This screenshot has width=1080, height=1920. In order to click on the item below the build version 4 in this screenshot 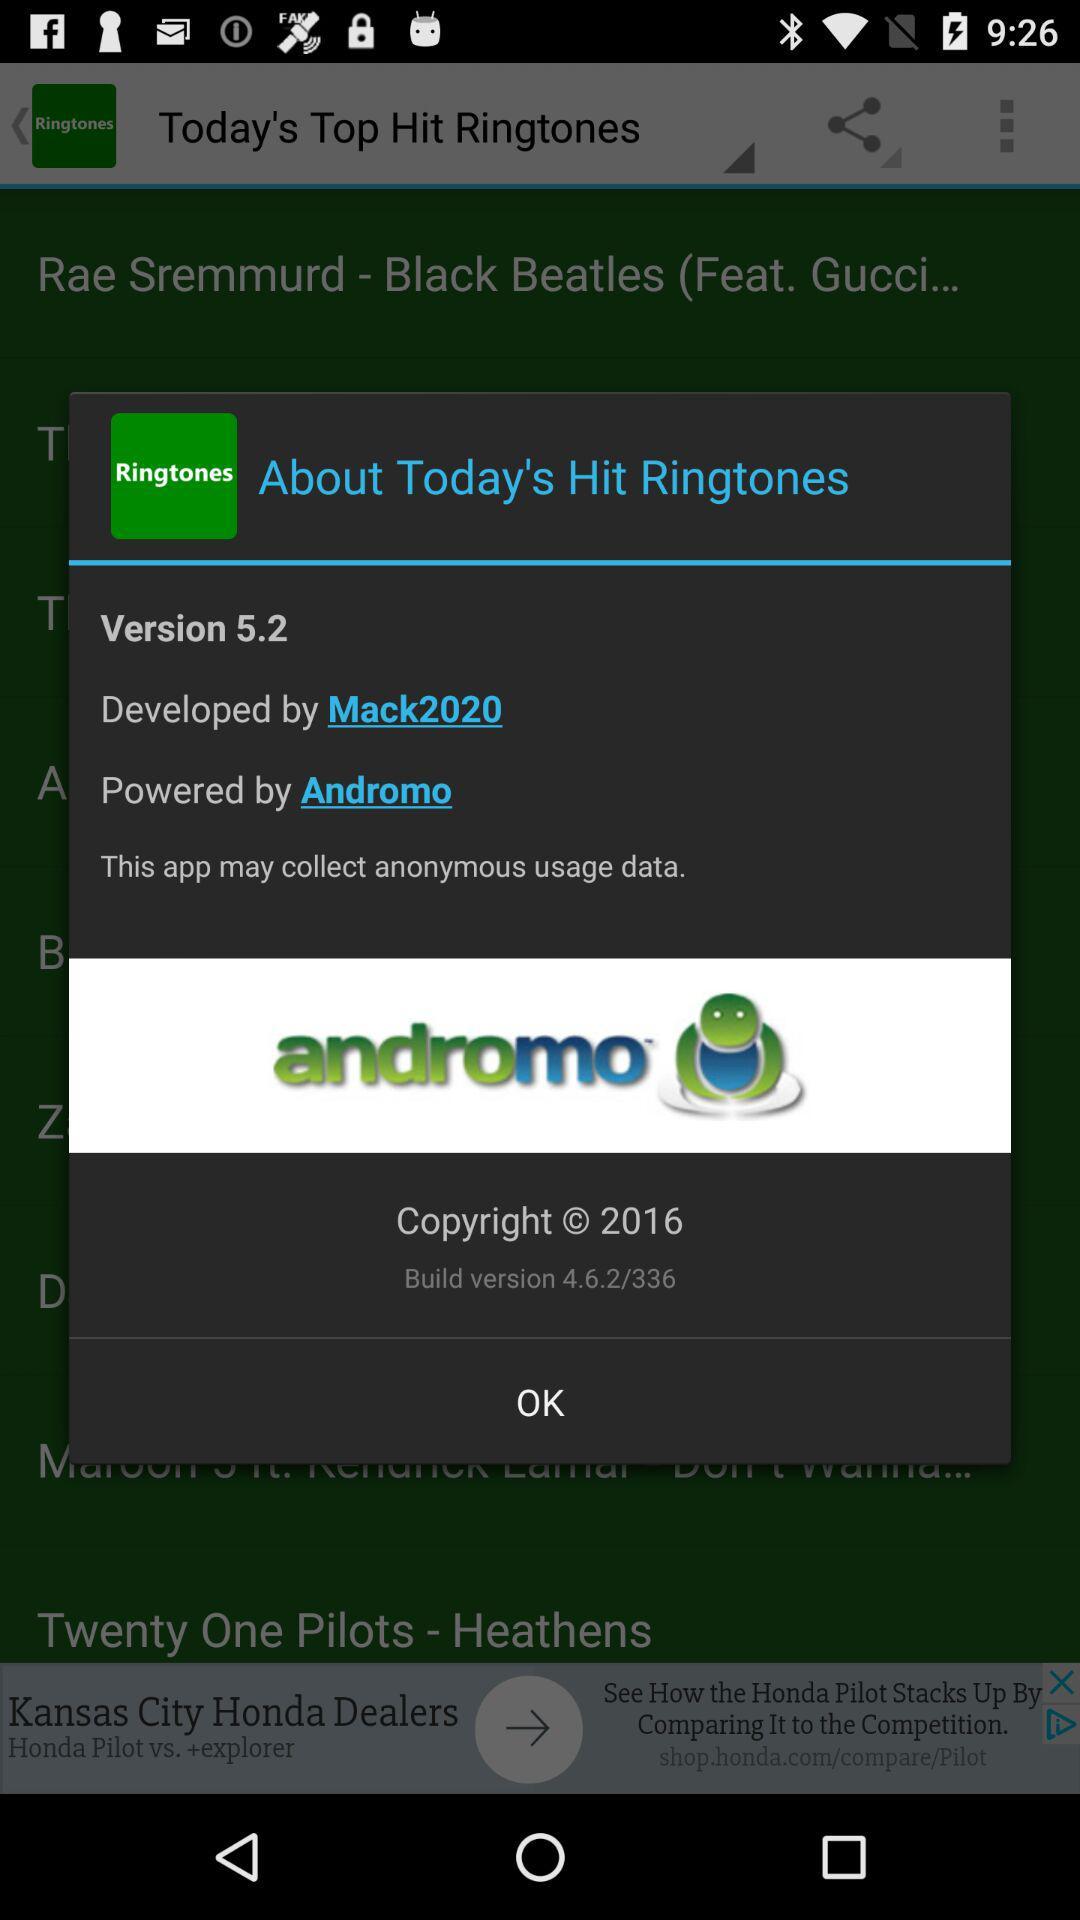, I will do `click(540, 1400)`.